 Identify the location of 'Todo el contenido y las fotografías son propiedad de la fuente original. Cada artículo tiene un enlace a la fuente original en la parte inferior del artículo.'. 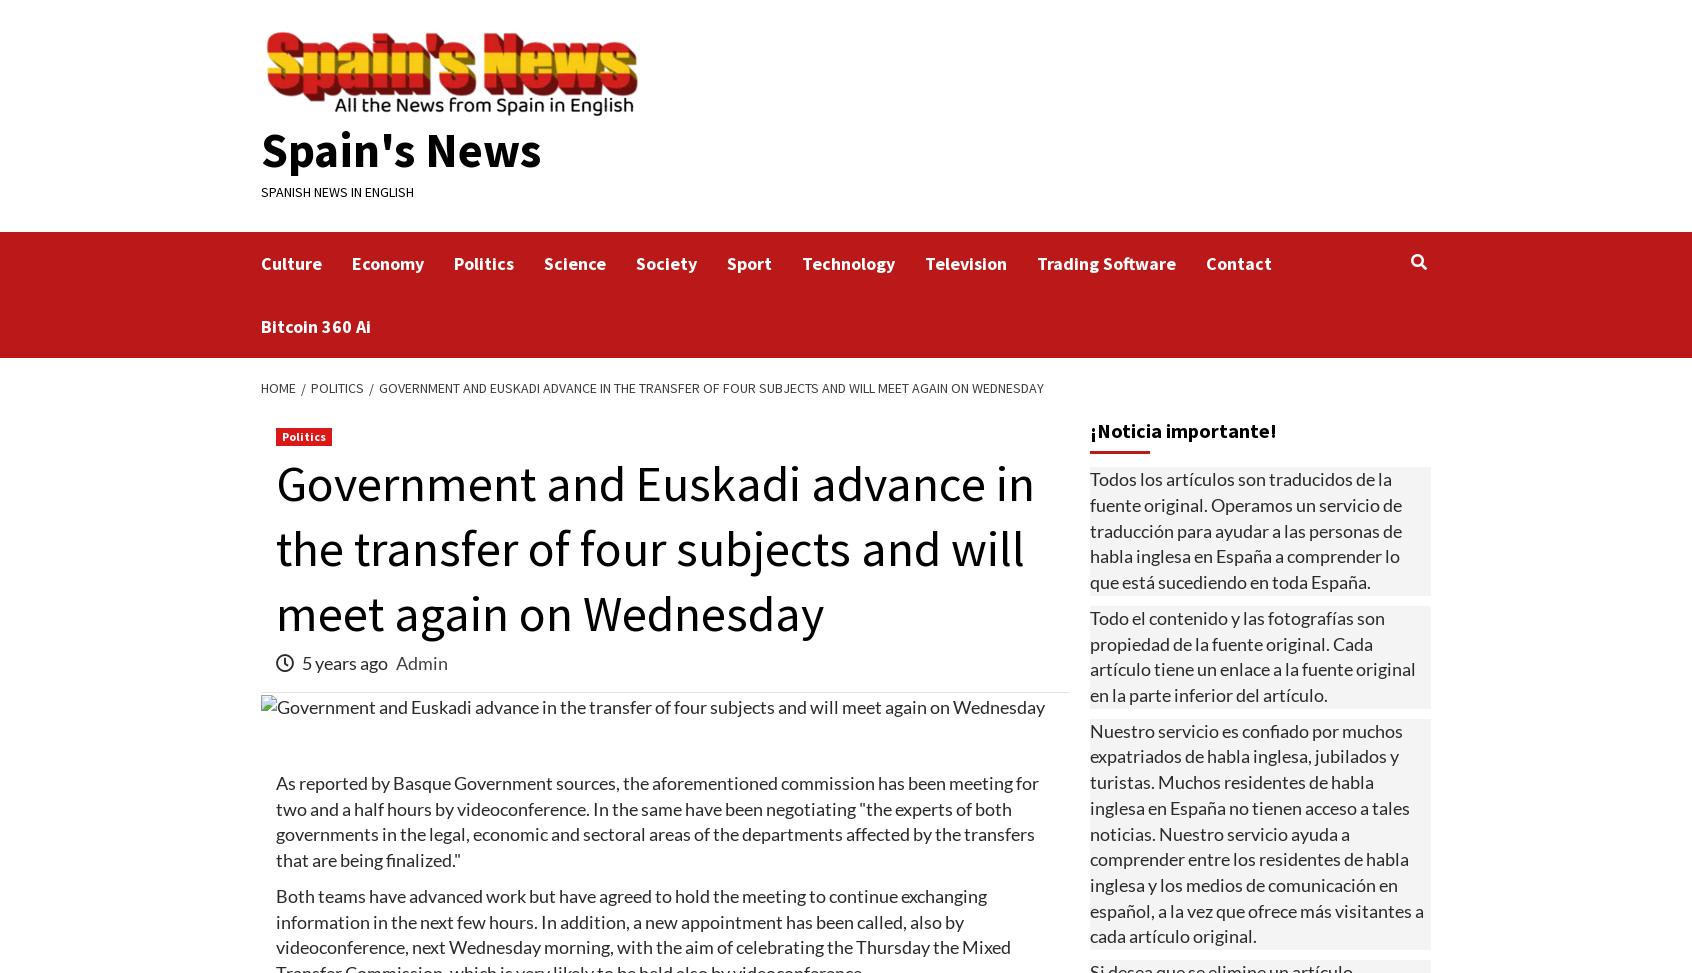
(1252, 654).